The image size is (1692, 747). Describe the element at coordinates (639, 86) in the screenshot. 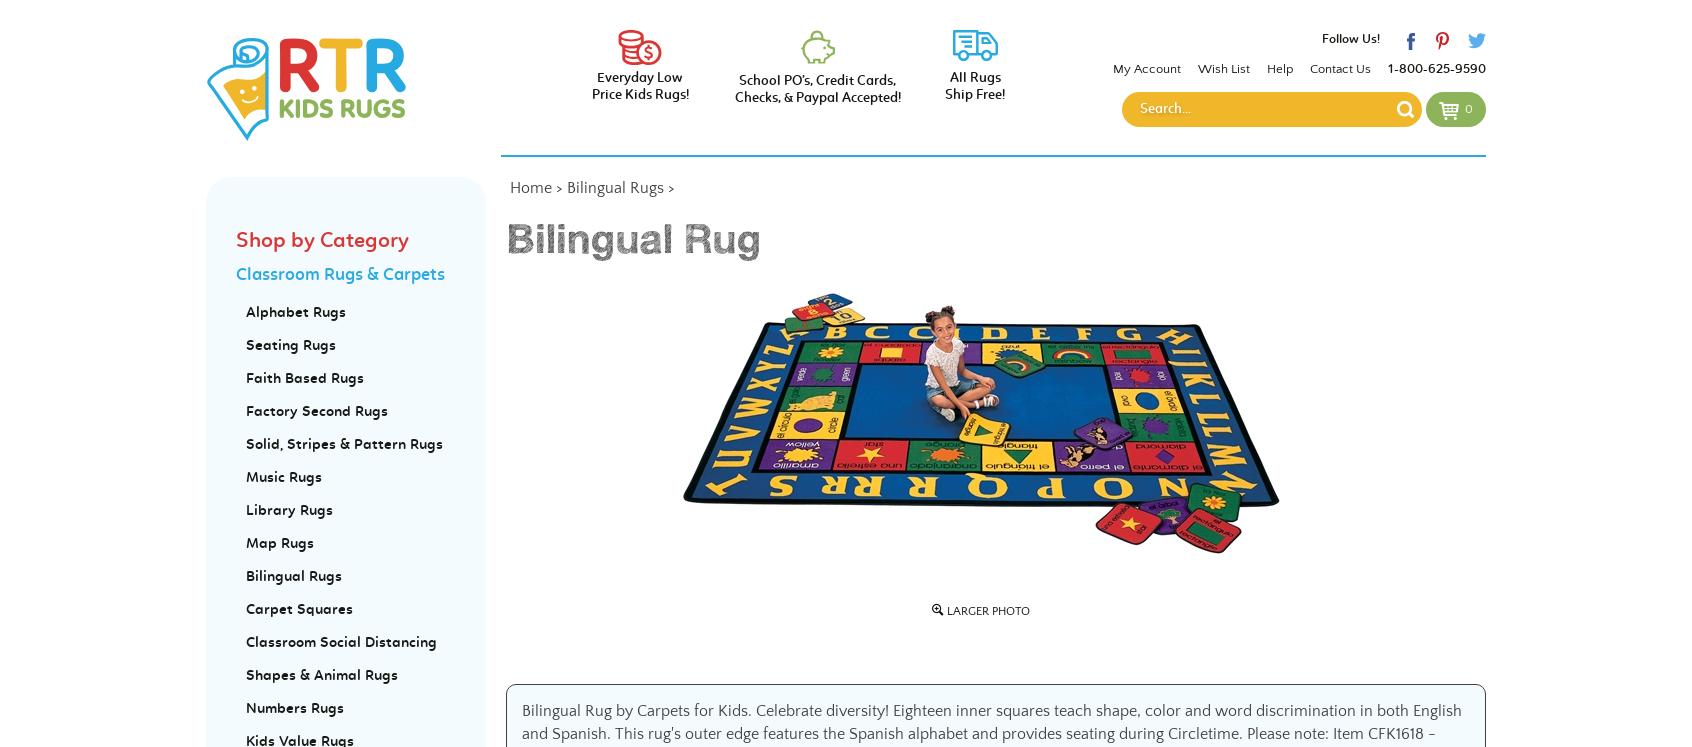

I see `'Everyday Low Price Kids Rugs!'` at that location.